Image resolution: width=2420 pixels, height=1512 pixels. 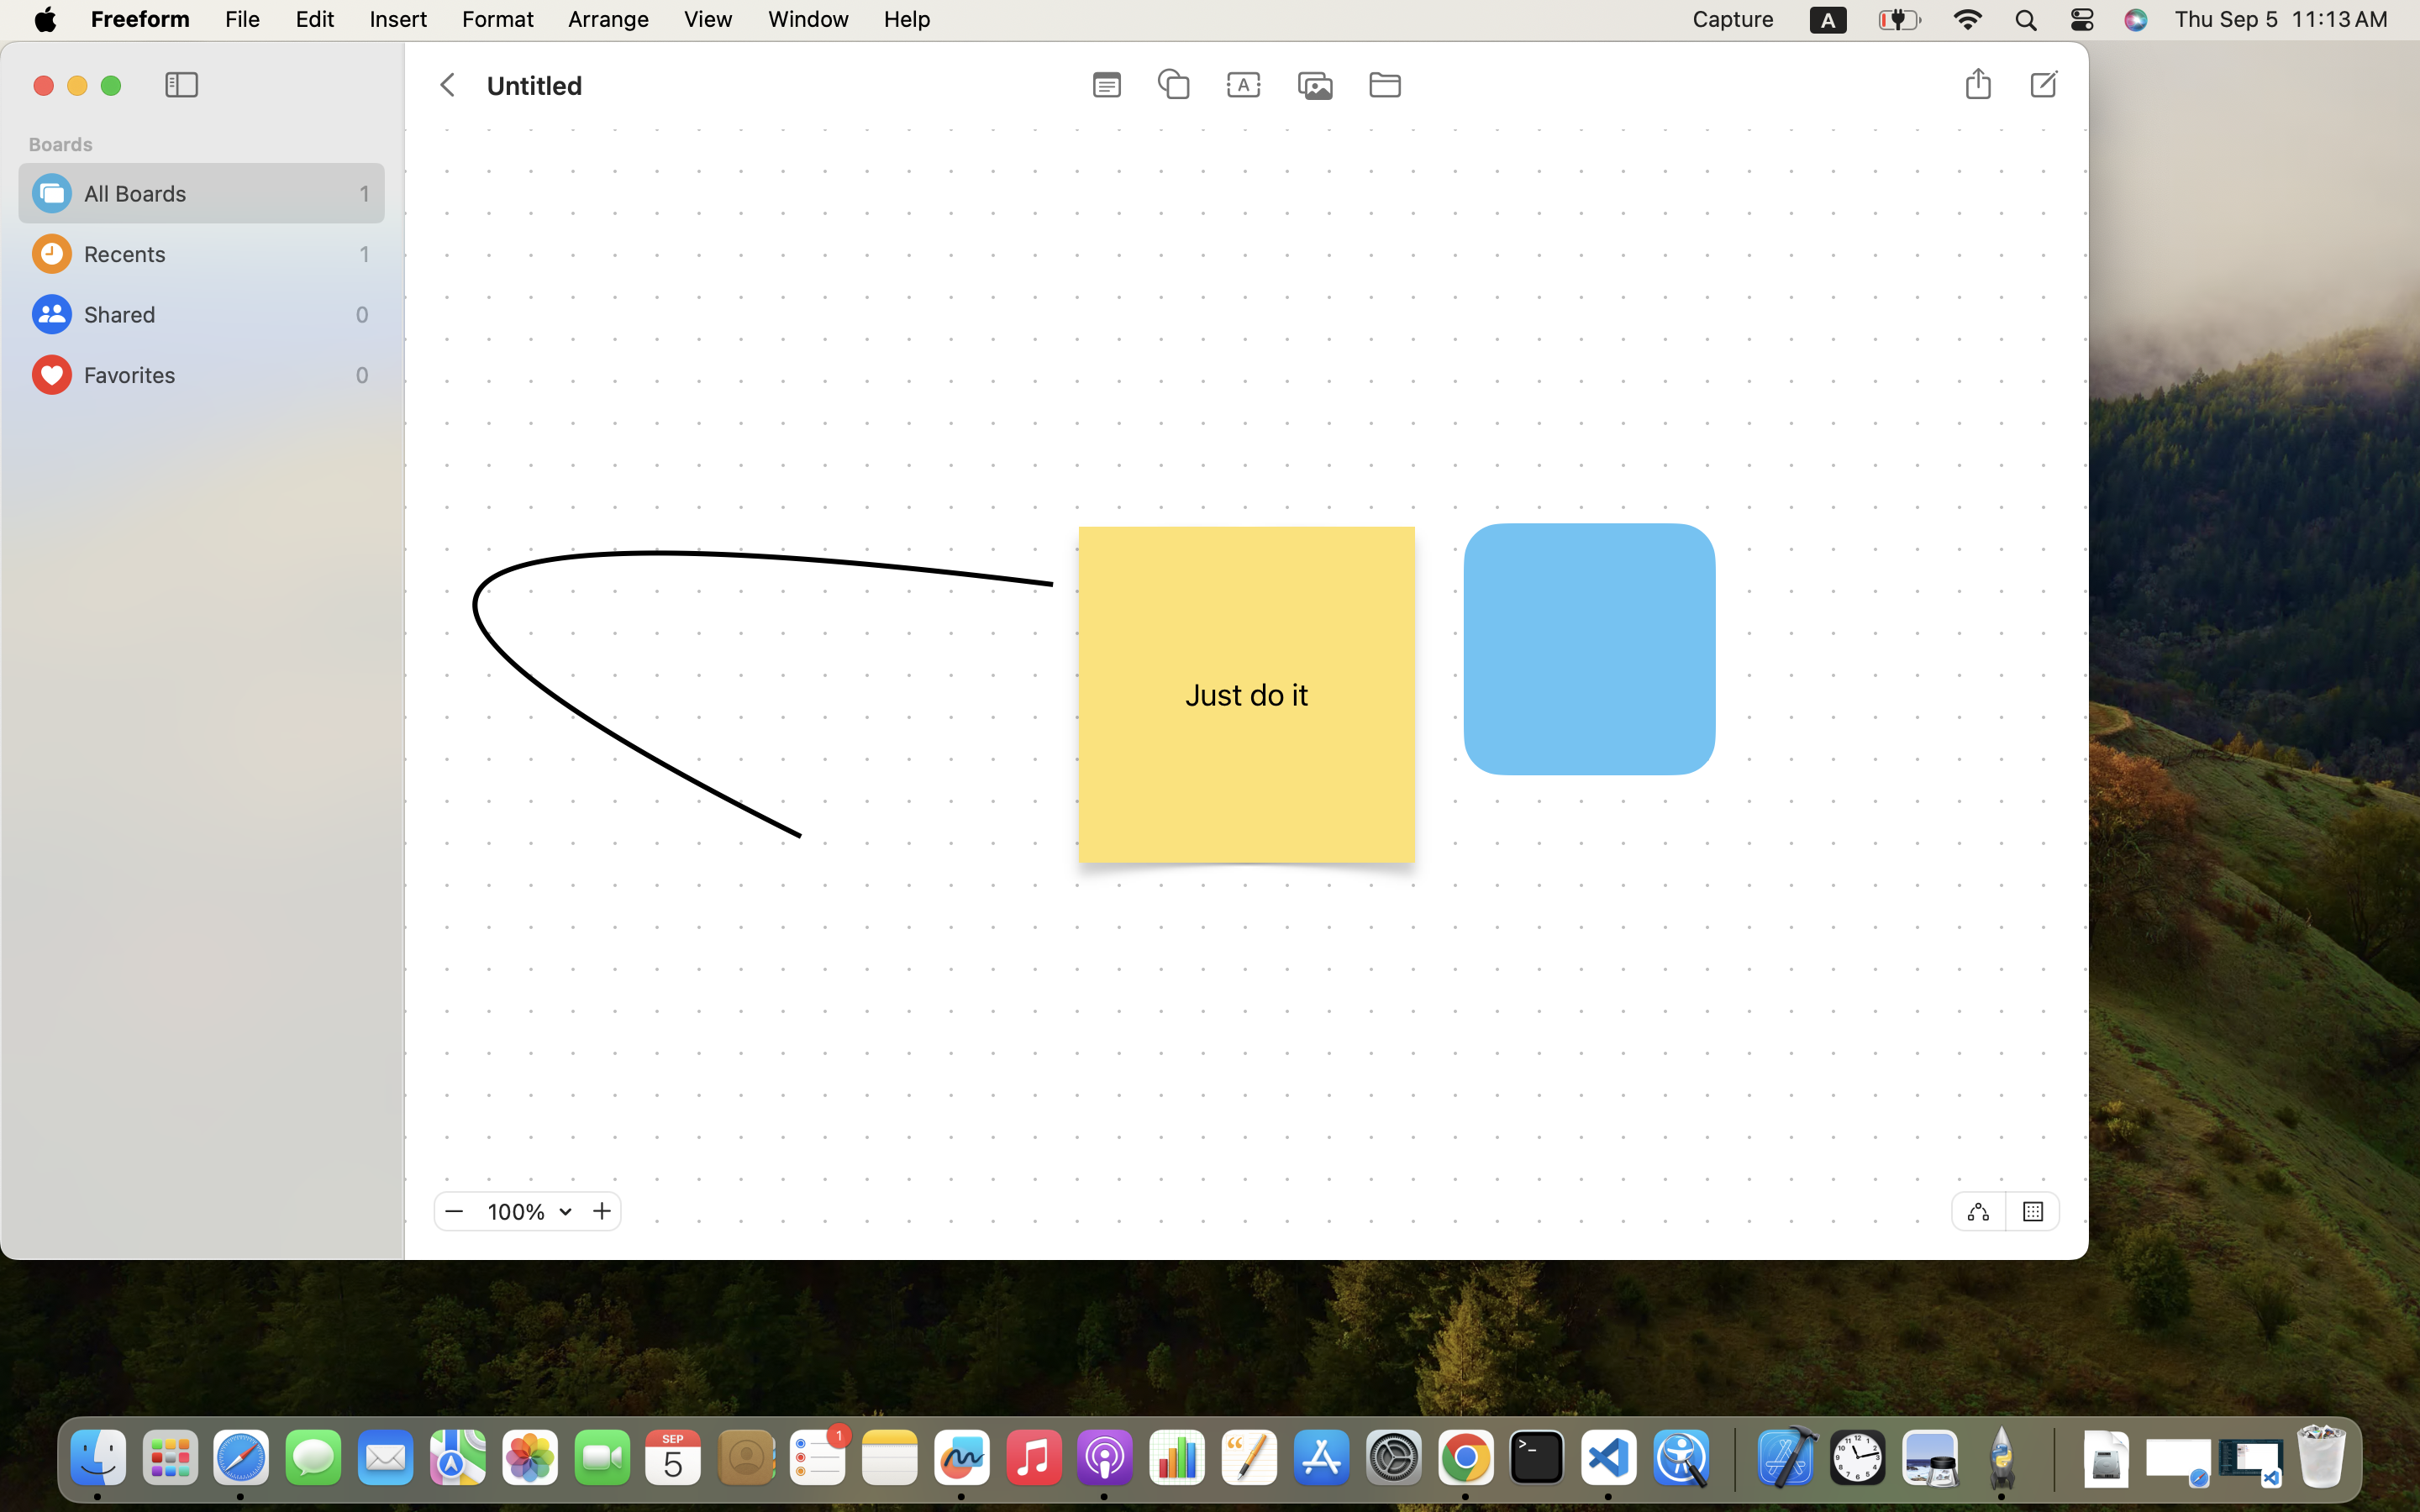 What do you see at coordinates (214, 313) in the screenshot?
I see `'Shared'` at bounding box center [214, 313].